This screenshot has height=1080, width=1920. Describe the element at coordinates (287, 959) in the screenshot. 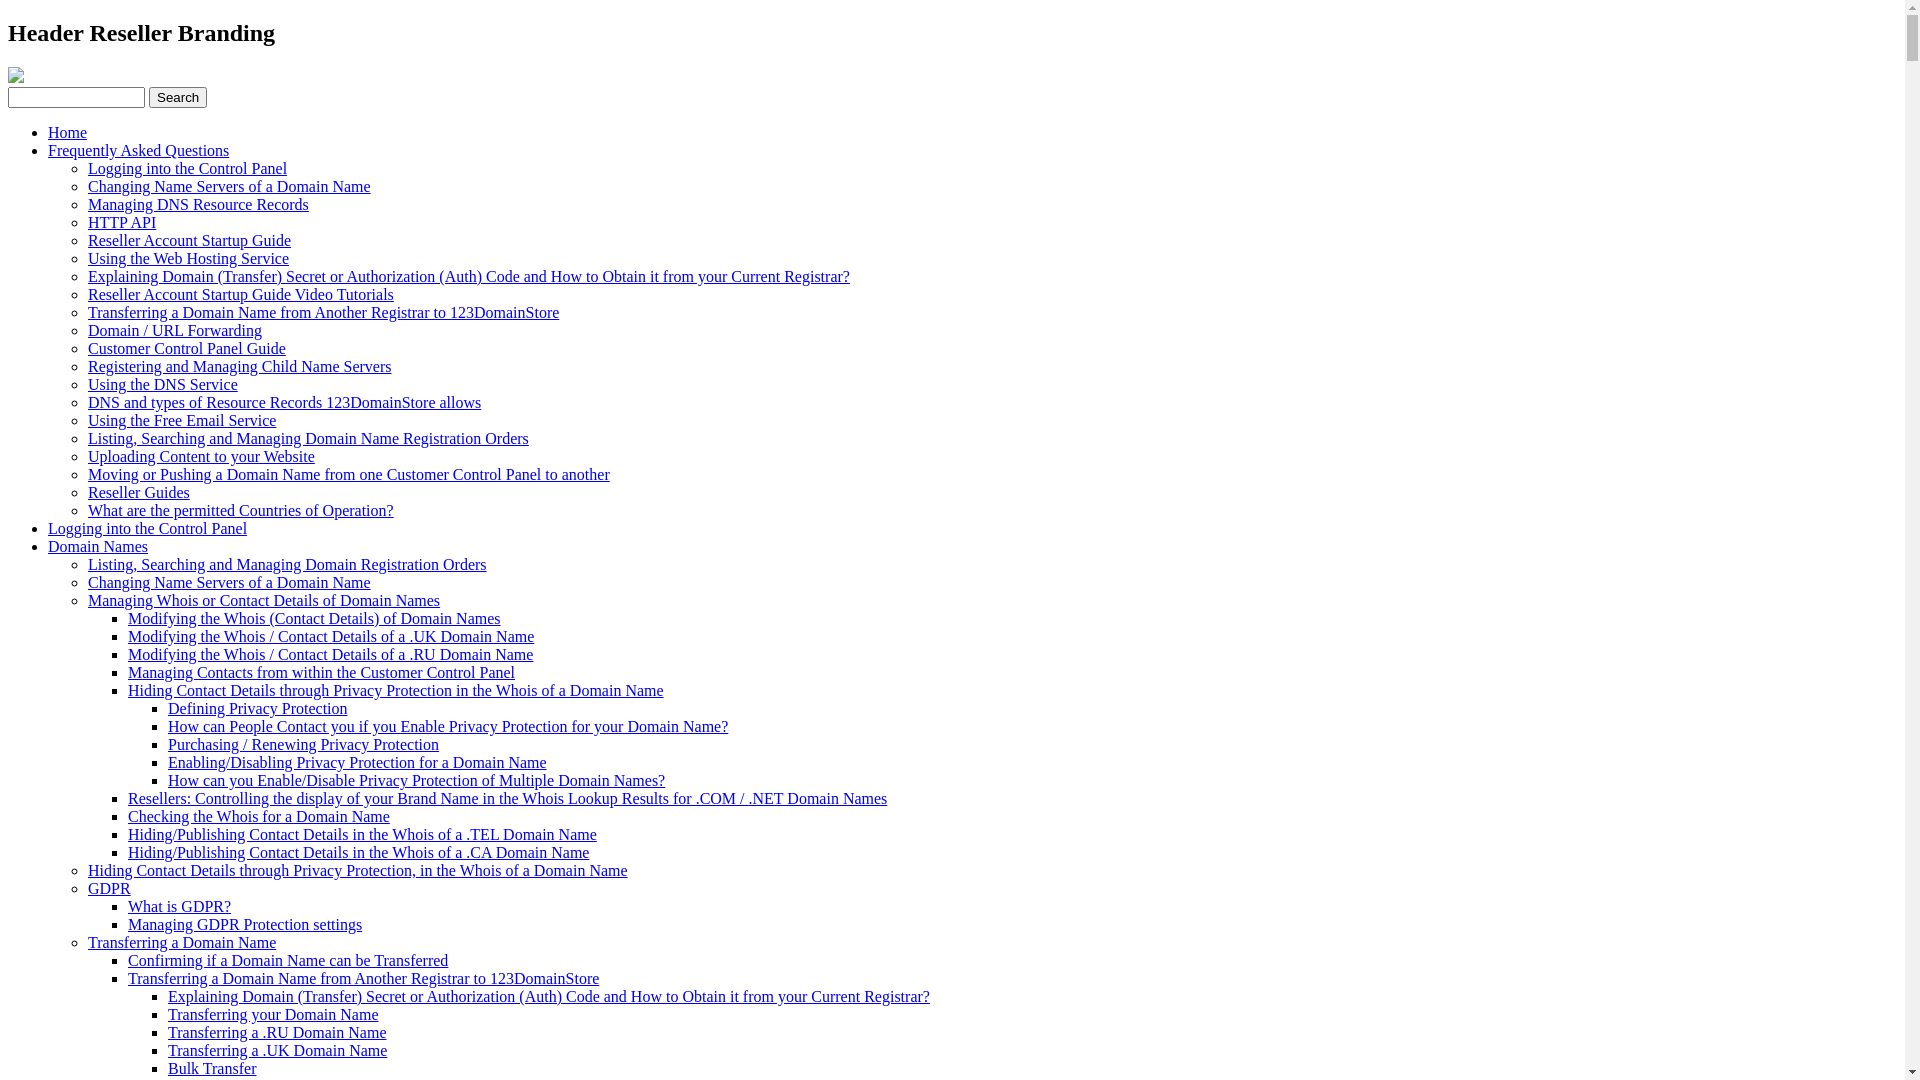

I see `'Confirming if a Domain Name can be Transferred'` at that location.